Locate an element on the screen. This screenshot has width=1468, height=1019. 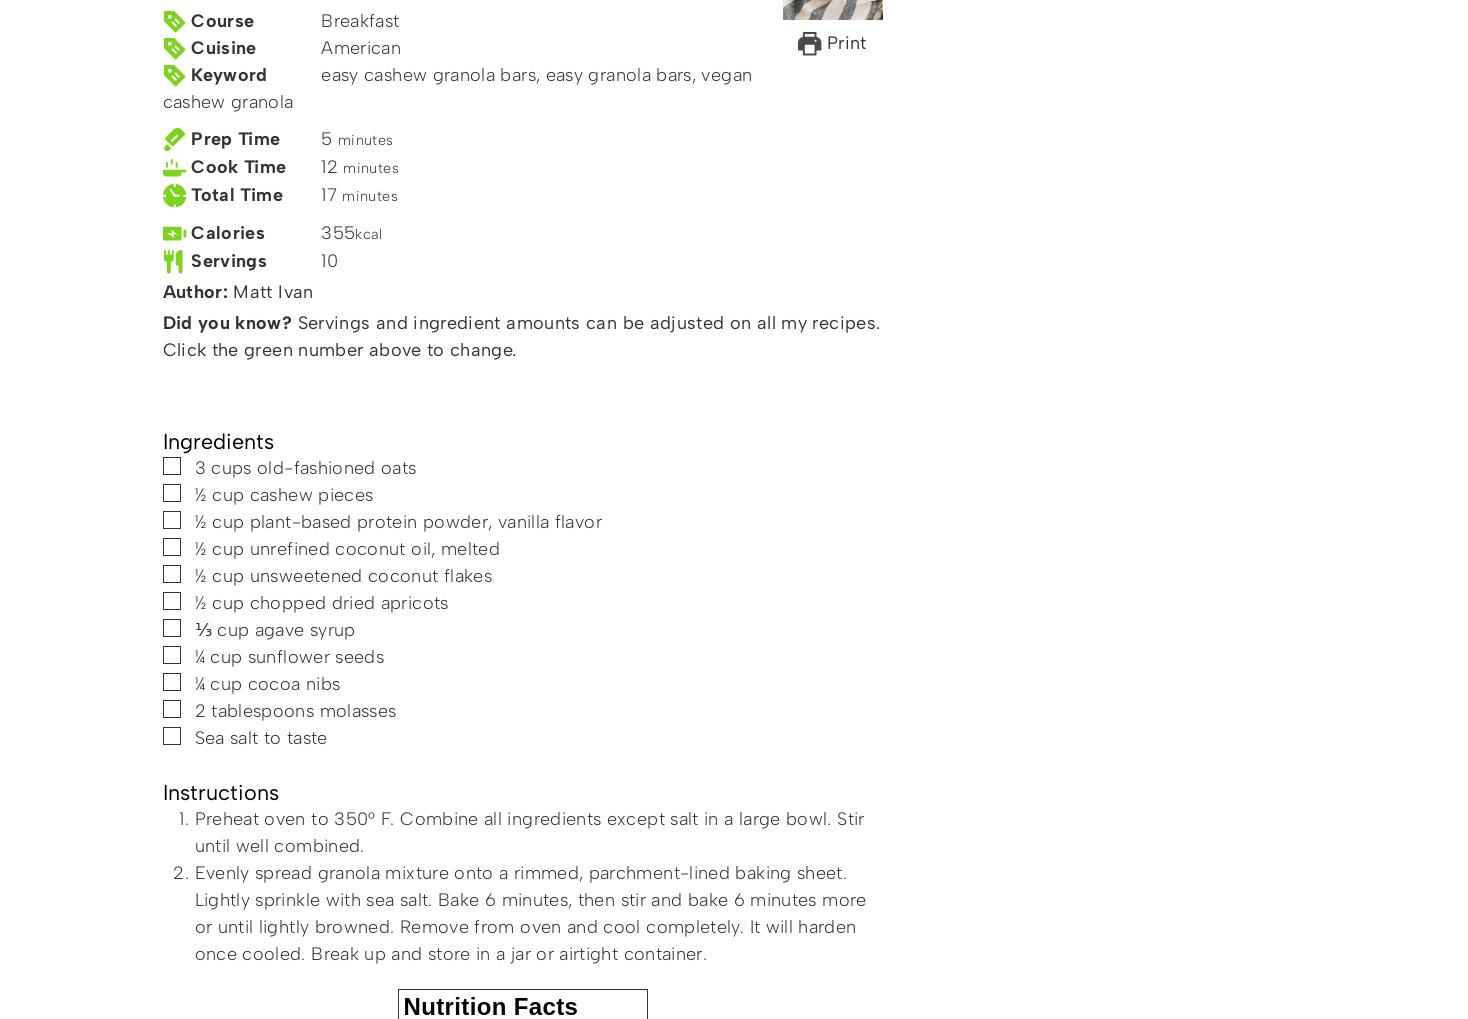
'unsweetened coconut flakes' is located at coordinates (369, 575).